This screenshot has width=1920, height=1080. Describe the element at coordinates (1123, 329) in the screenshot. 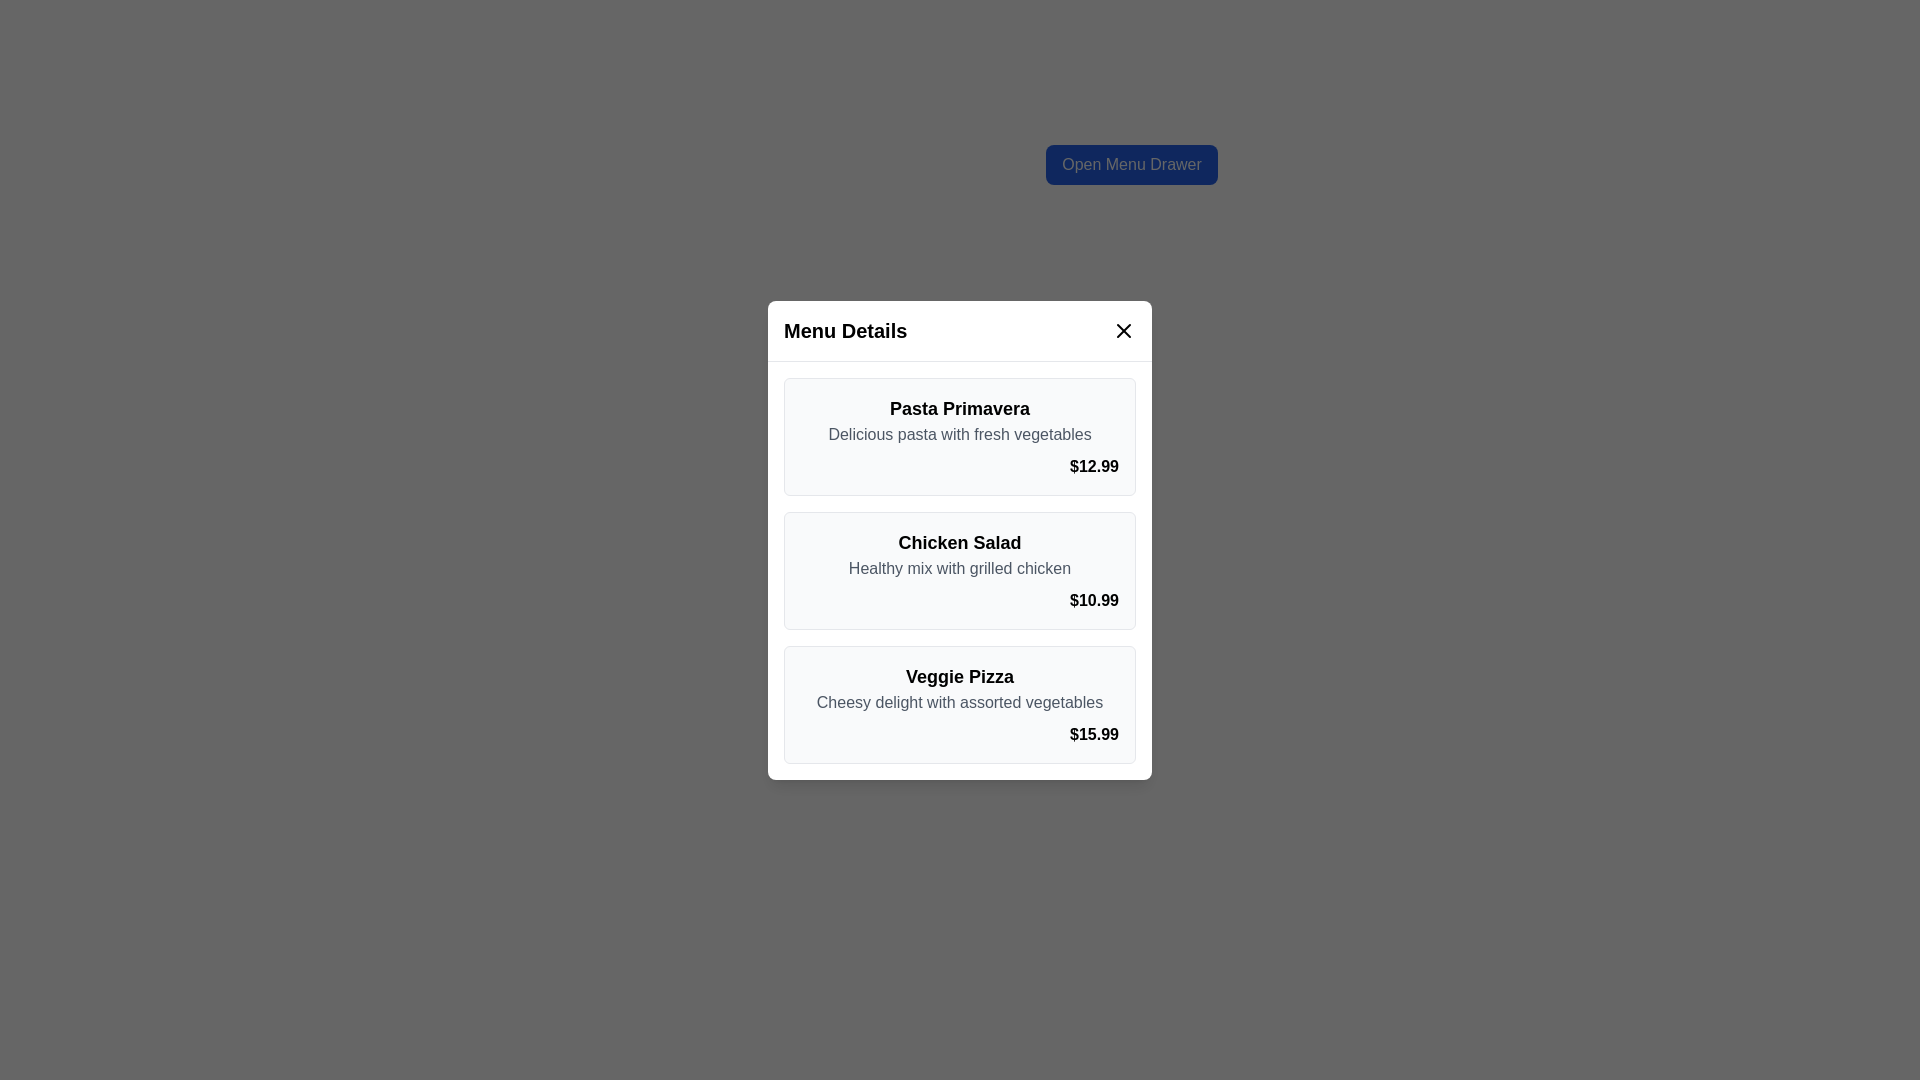

I see `the Close Button located at the top-right corner of the 'Menu Details' overlay panel` at that location.